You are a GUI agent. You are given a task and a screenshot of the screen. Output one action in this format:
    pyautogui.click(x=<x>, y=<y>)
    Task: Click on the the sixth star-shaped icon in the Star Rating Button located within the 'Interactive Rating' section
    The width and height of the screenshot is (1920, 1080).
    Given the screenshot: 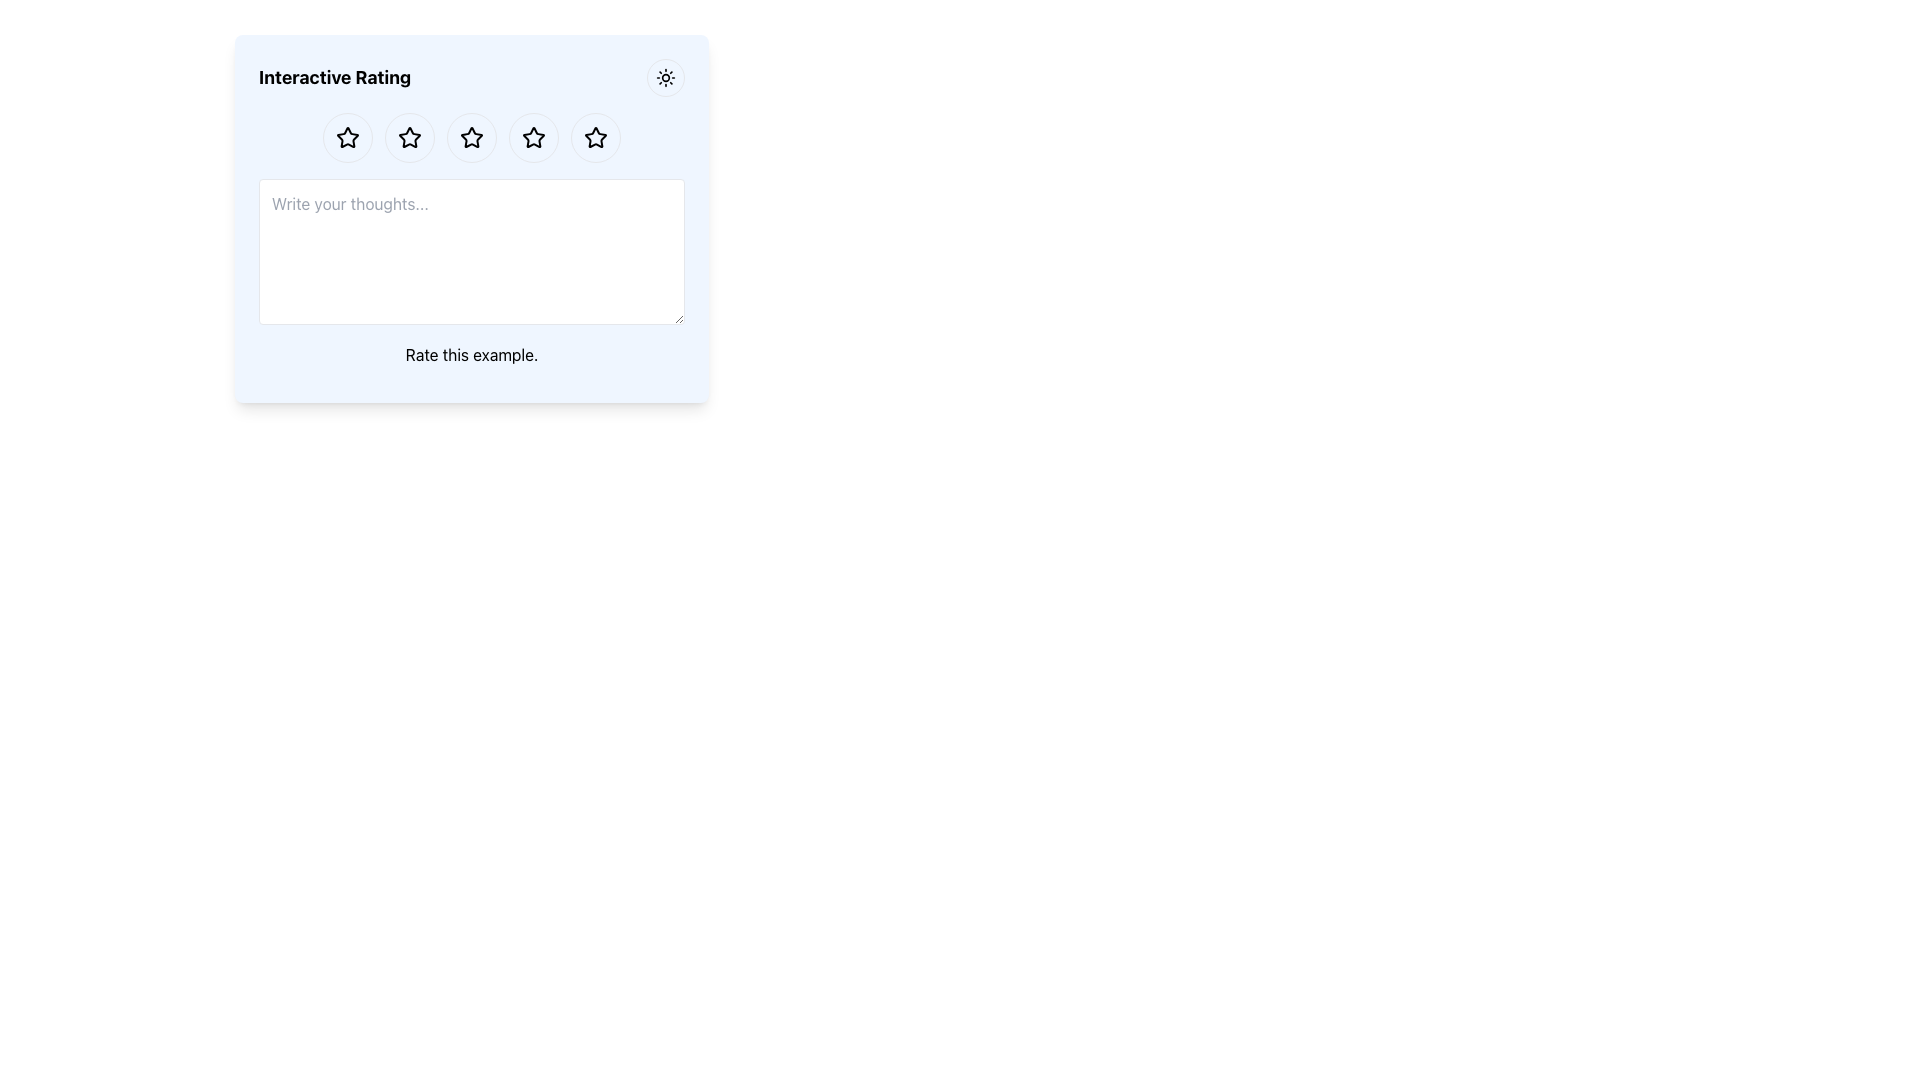 What is the action you would take?
    pyautogui.click(x=594, y=137)
    